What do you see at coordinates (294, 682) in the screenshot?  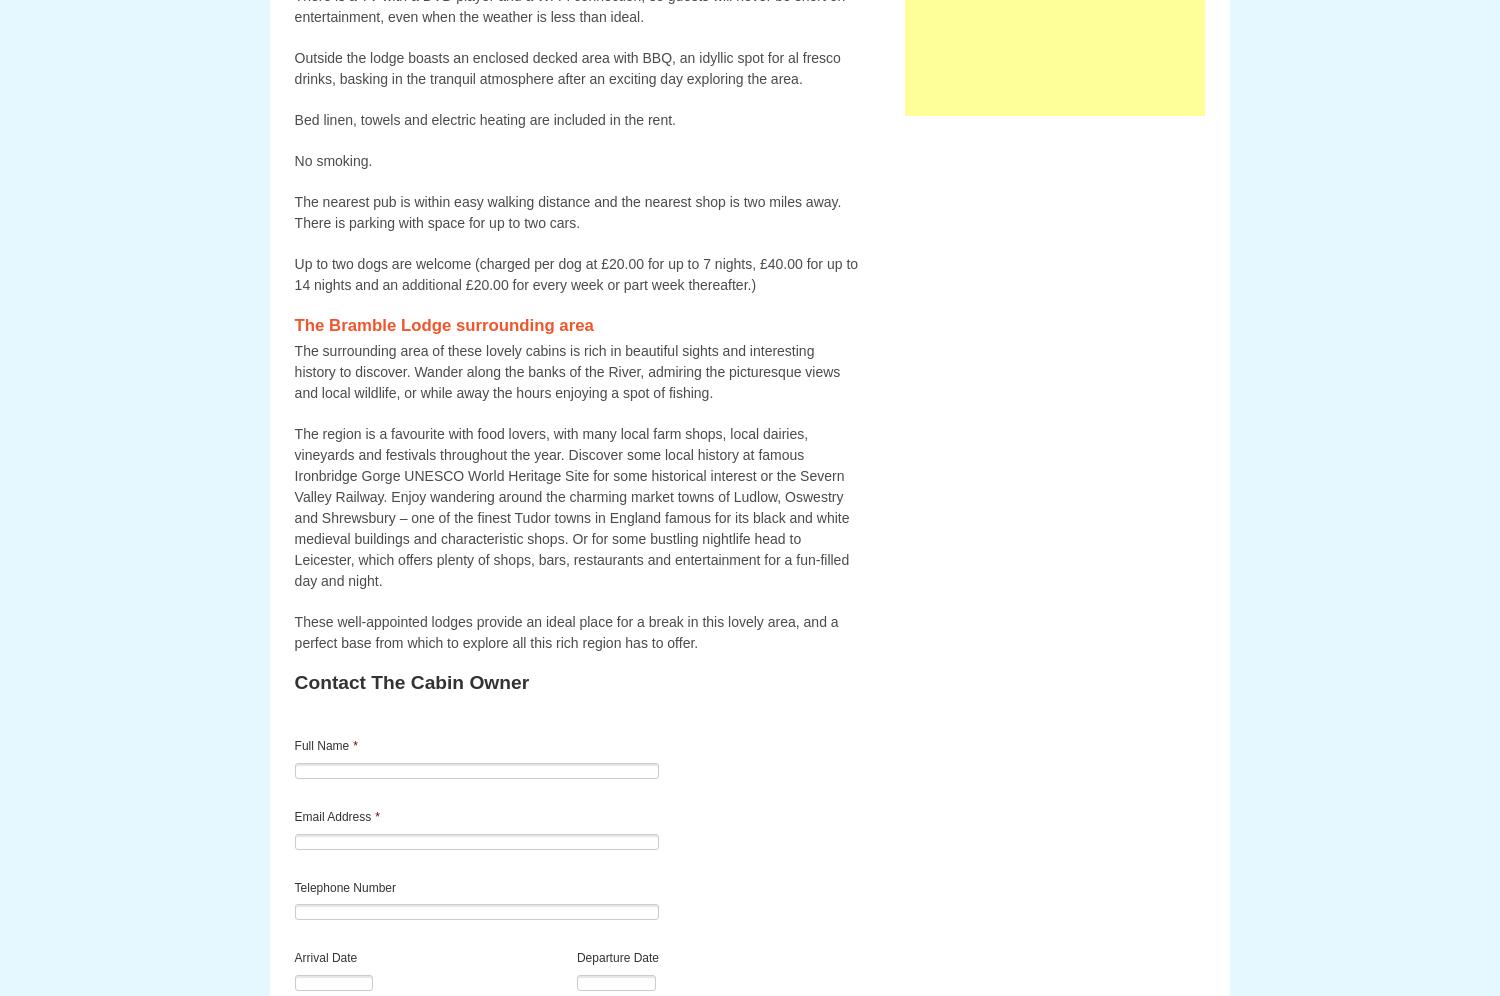 I see `'Contact The Cabin Owner'` at bounding box center [294, 682].